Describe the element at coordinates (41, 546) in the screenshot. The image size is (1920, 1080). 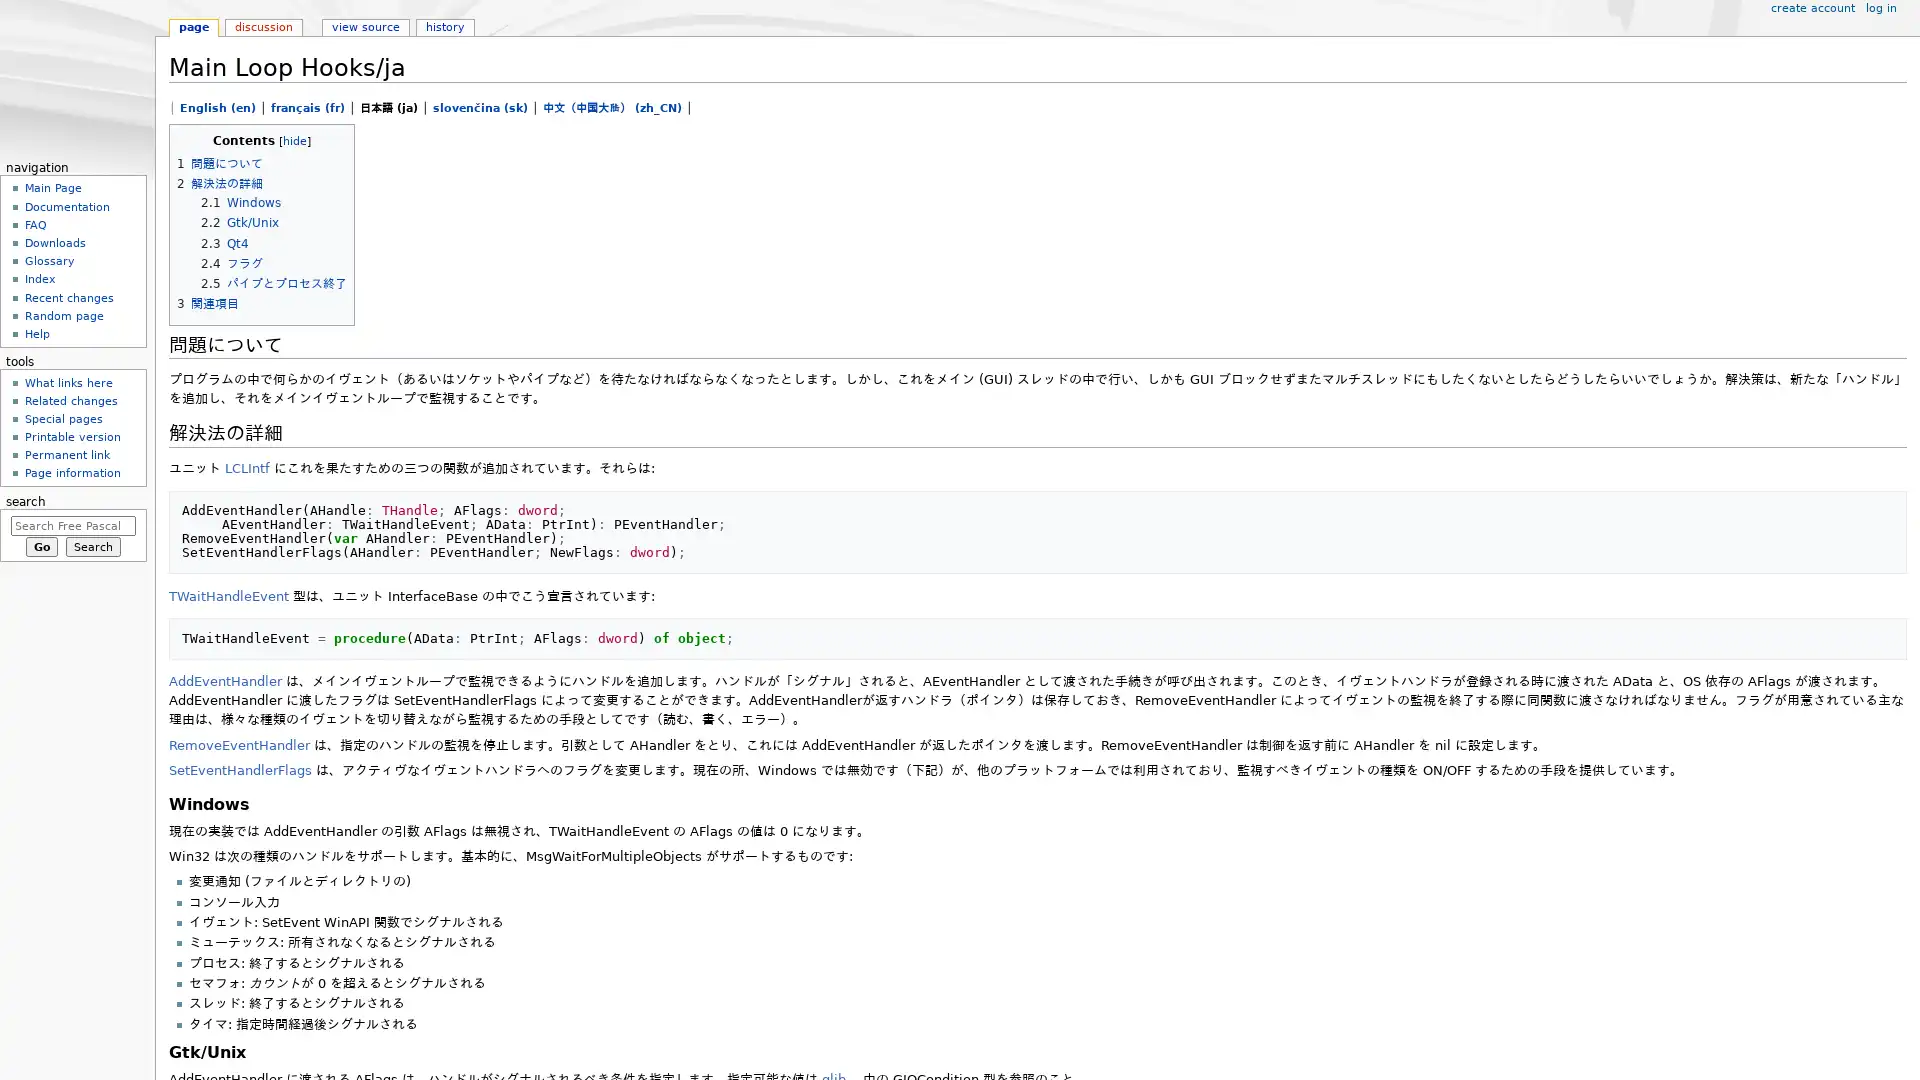
I see `Go` at that location.